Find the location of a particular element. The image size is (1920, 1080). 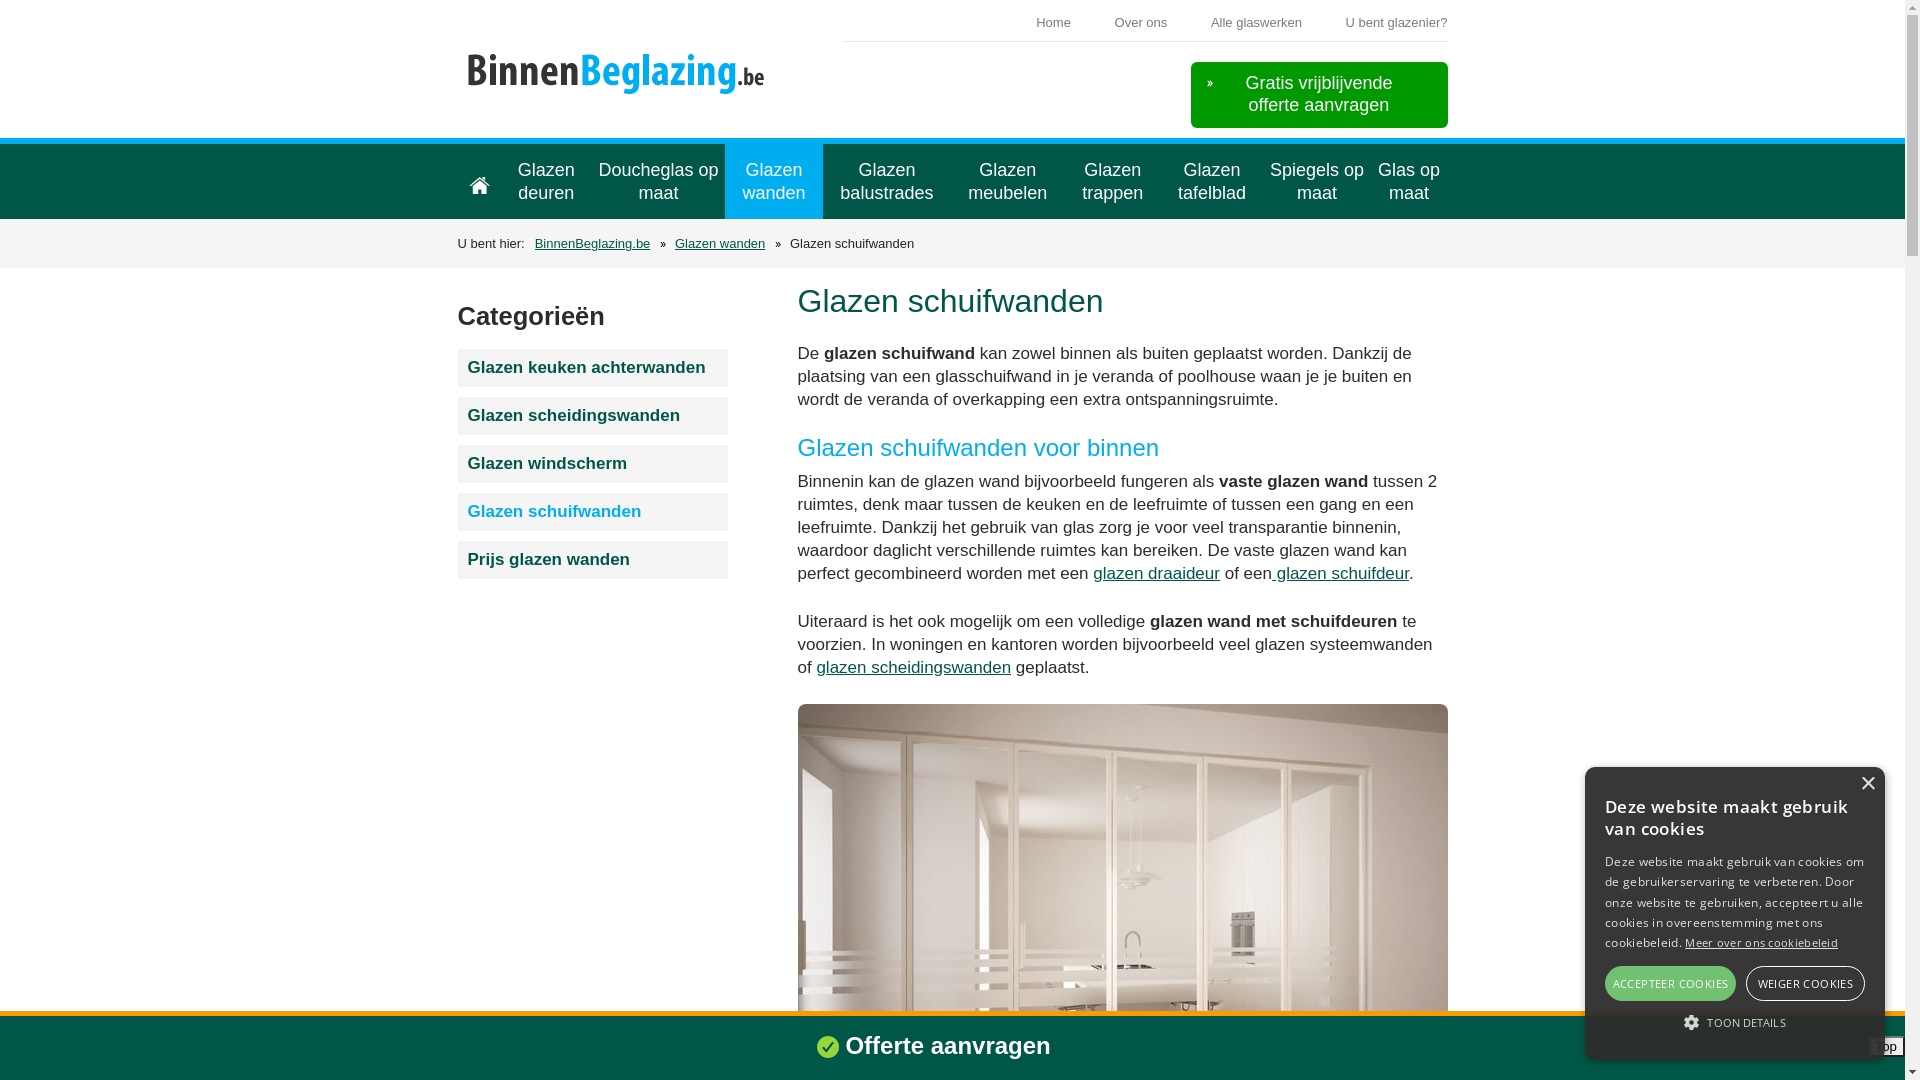

'glazen schuifdeur' is located at coordinates (1340, 573).